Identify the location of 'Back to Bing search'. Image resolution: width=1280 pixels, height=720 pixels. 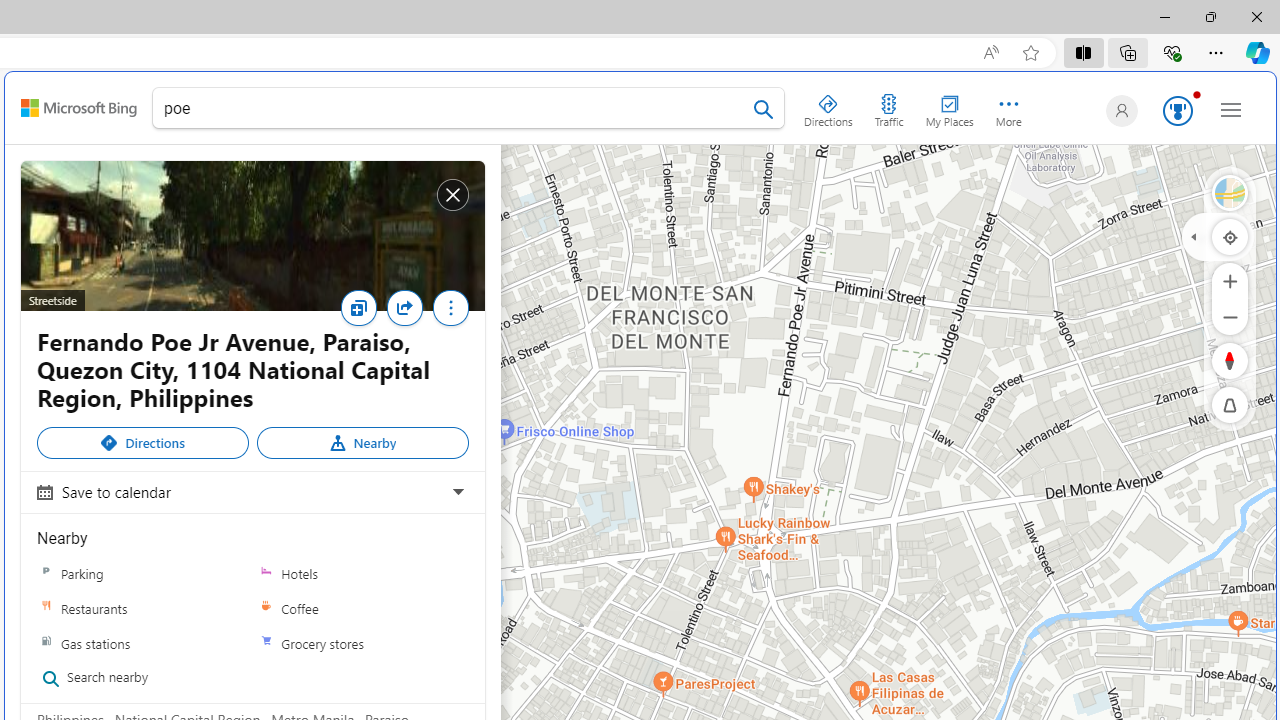
(78, 108).